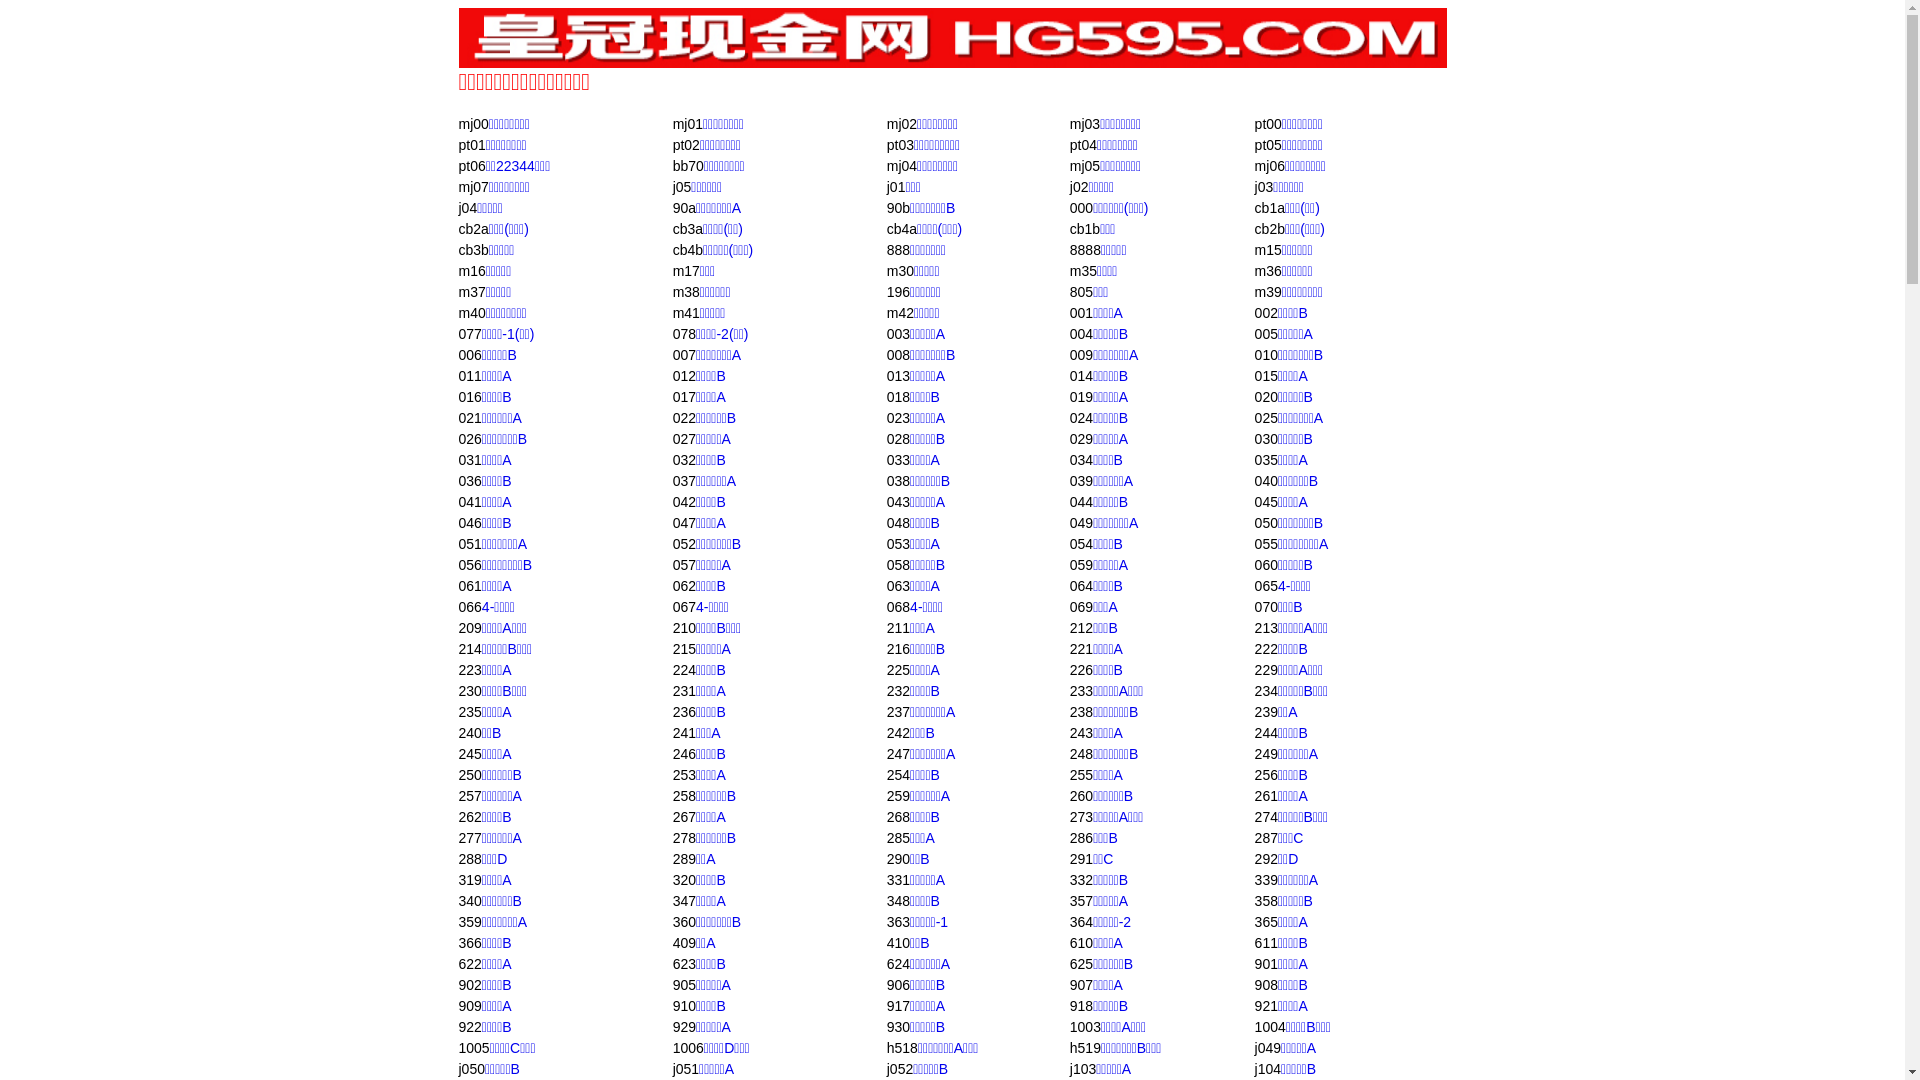 The height and width of the screenshot is (1080, 1920). Describe the element at coordinates (1078, 186) in the screenshot. I see `'j02'` at that location.